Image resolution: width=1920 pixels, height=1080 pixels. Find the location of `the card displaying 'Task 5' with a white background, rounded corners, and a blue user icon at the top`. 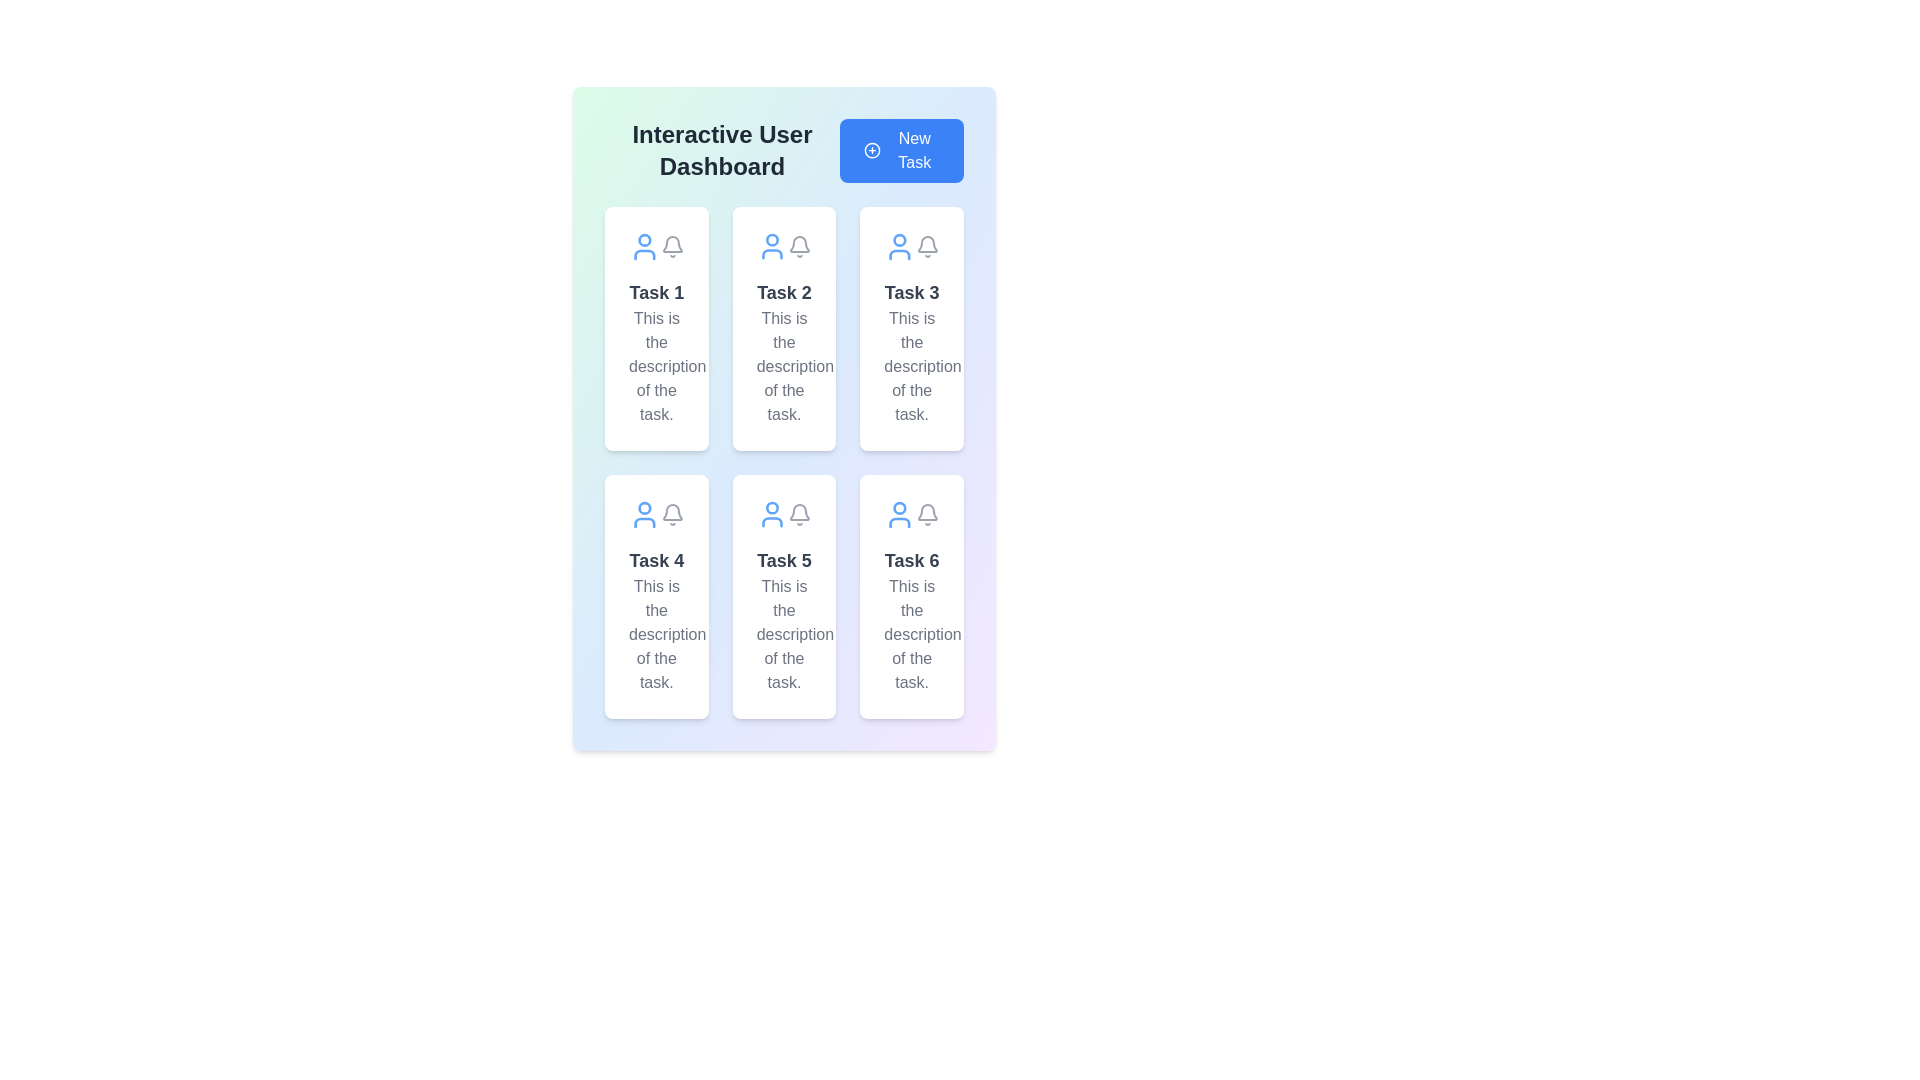

the card displaying 'Task 5' with a white background, rounded corners, and a blue user icon at the top is located at coordinates (783, 596).